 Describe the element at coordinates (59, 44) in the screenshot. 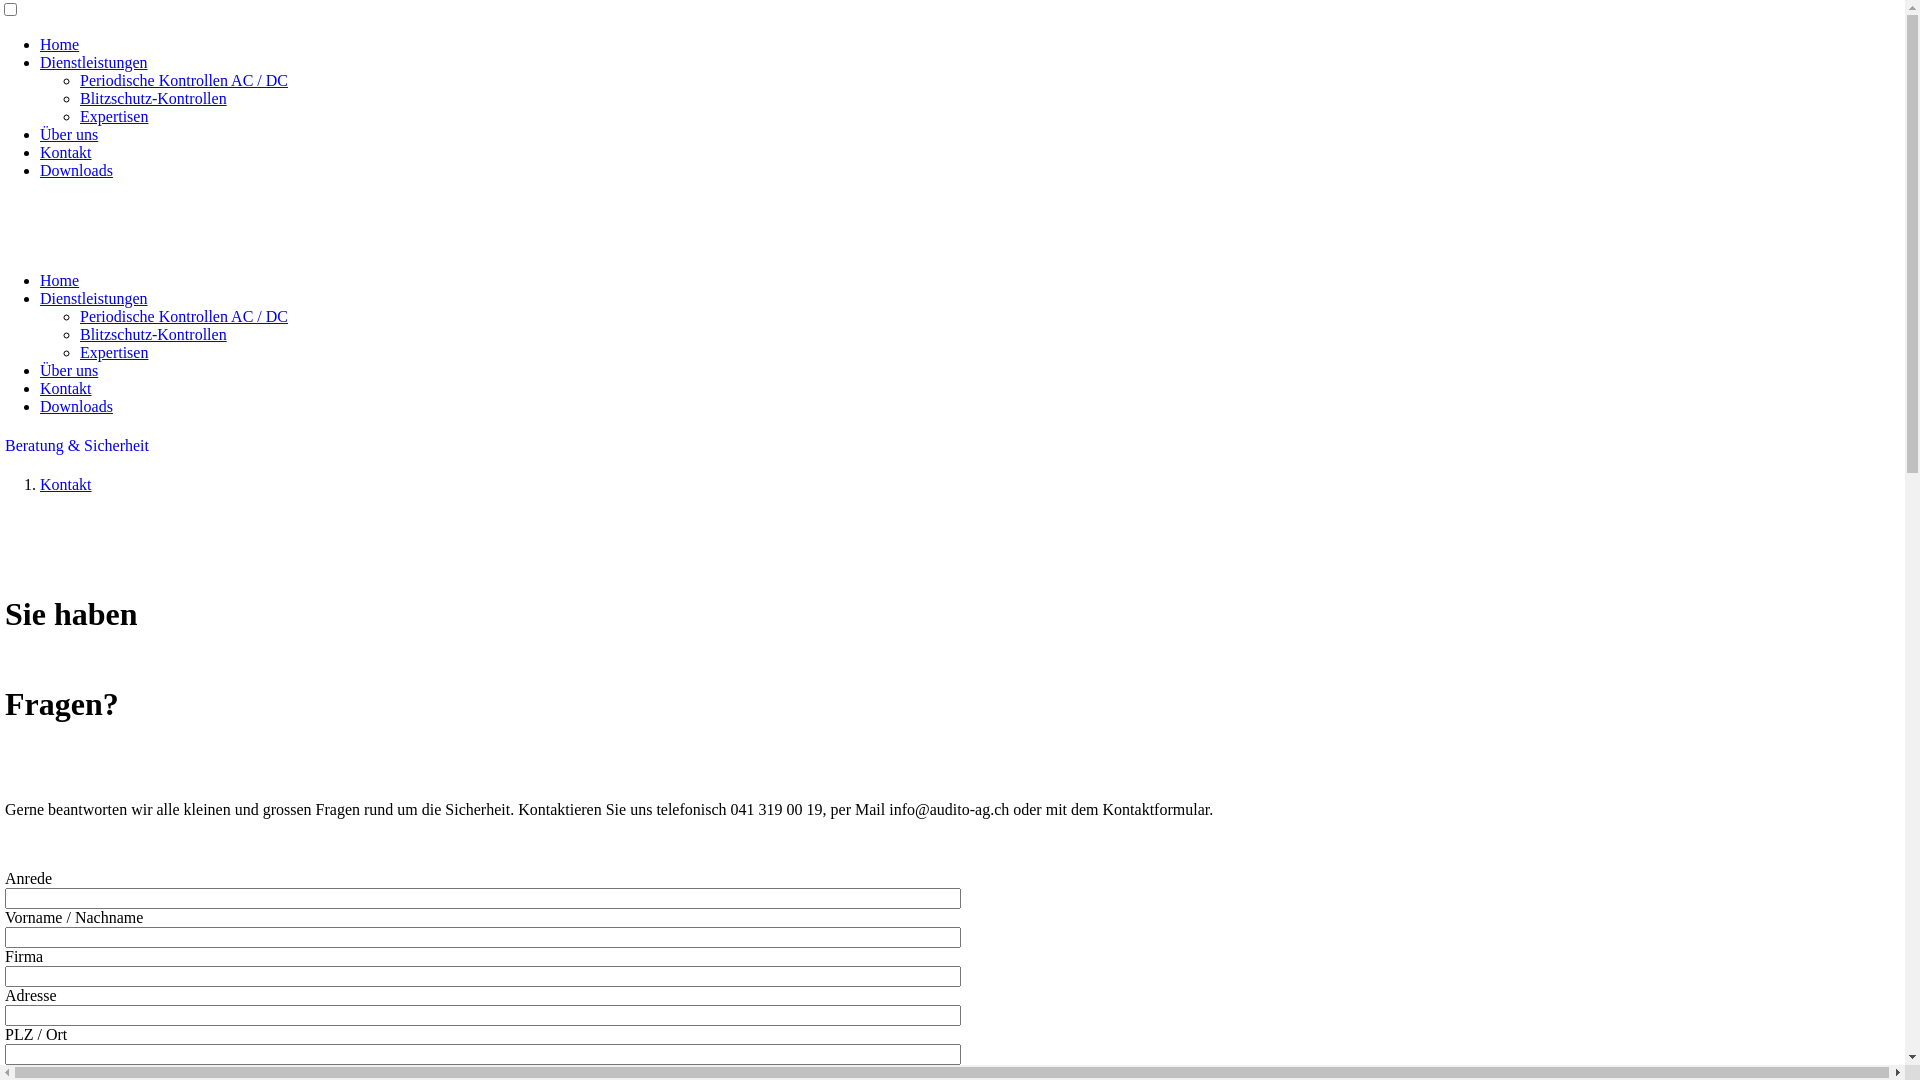

I see `'Home'` at that location.